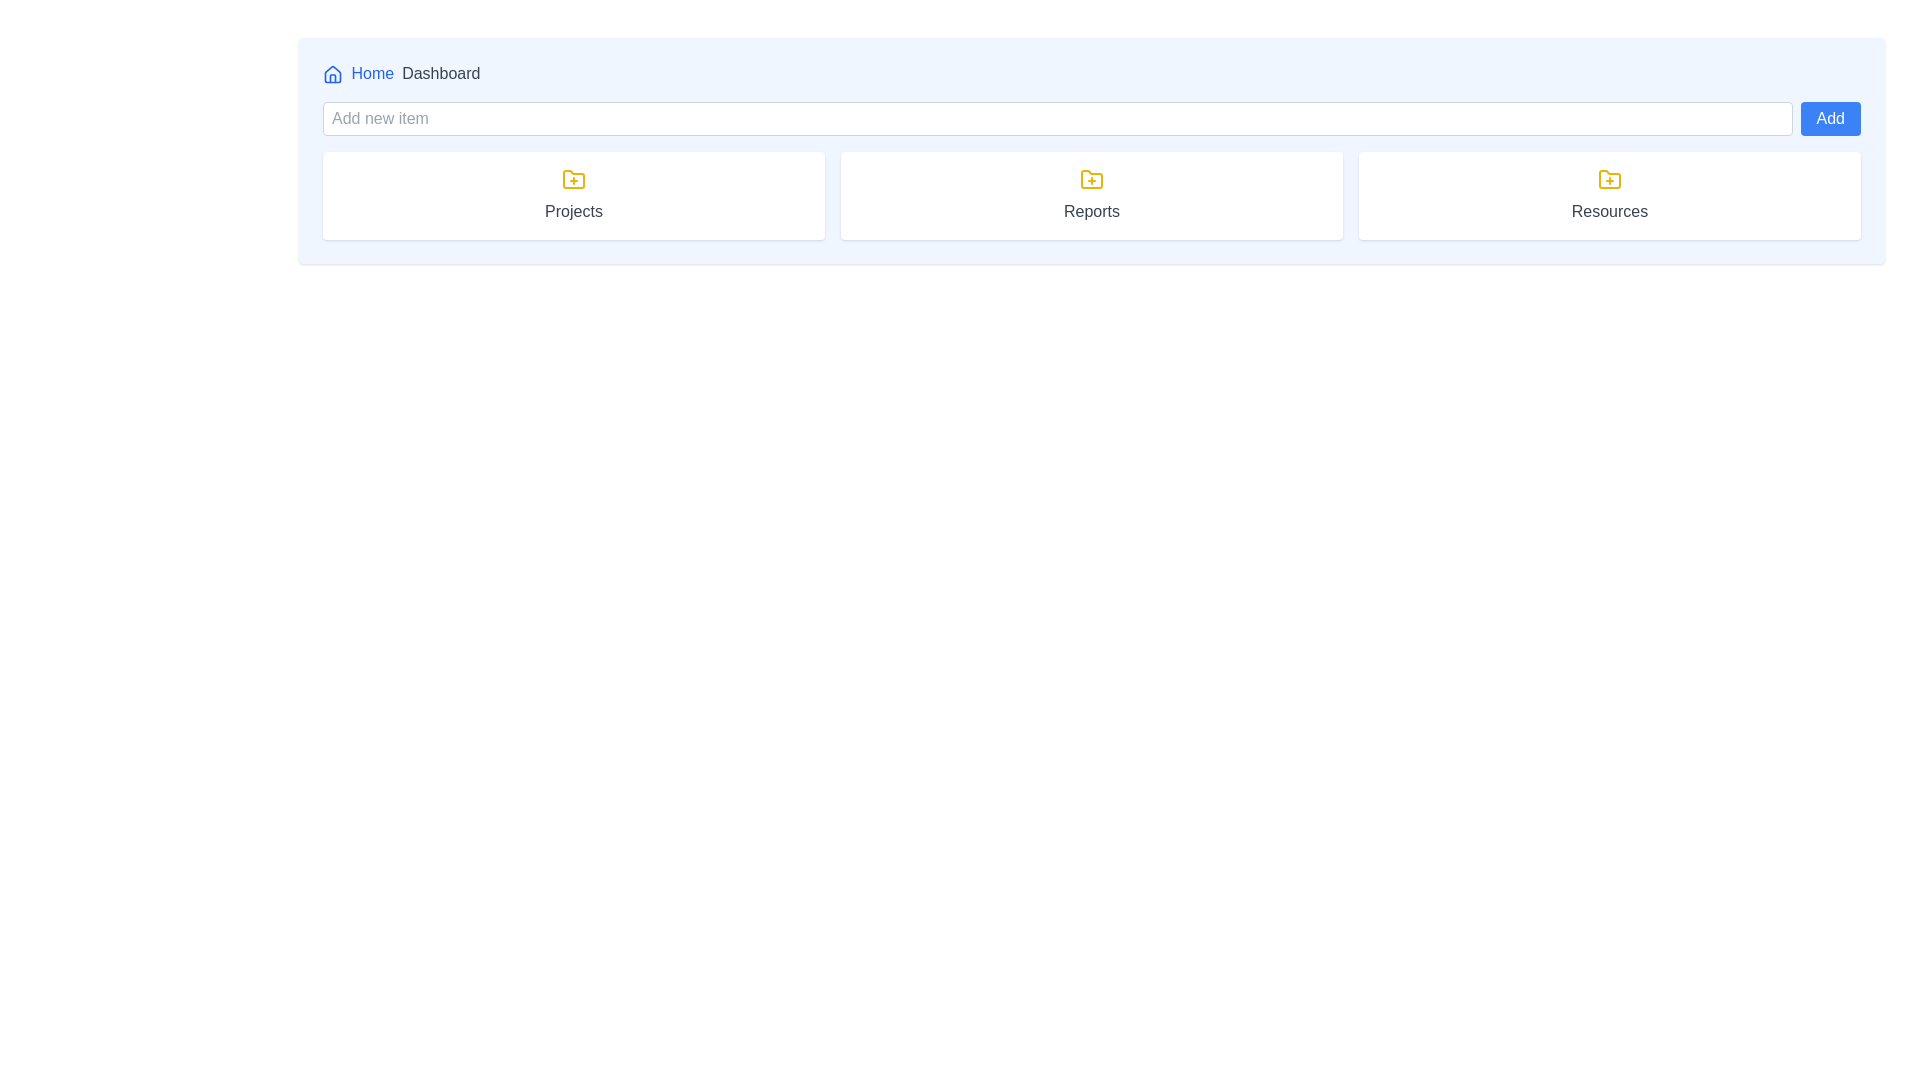 This screenshot has width=1920, height=1080. I want to click on the yellow folder icon with a plus symbol located in the 'Resources' section, so click(1609, 180).